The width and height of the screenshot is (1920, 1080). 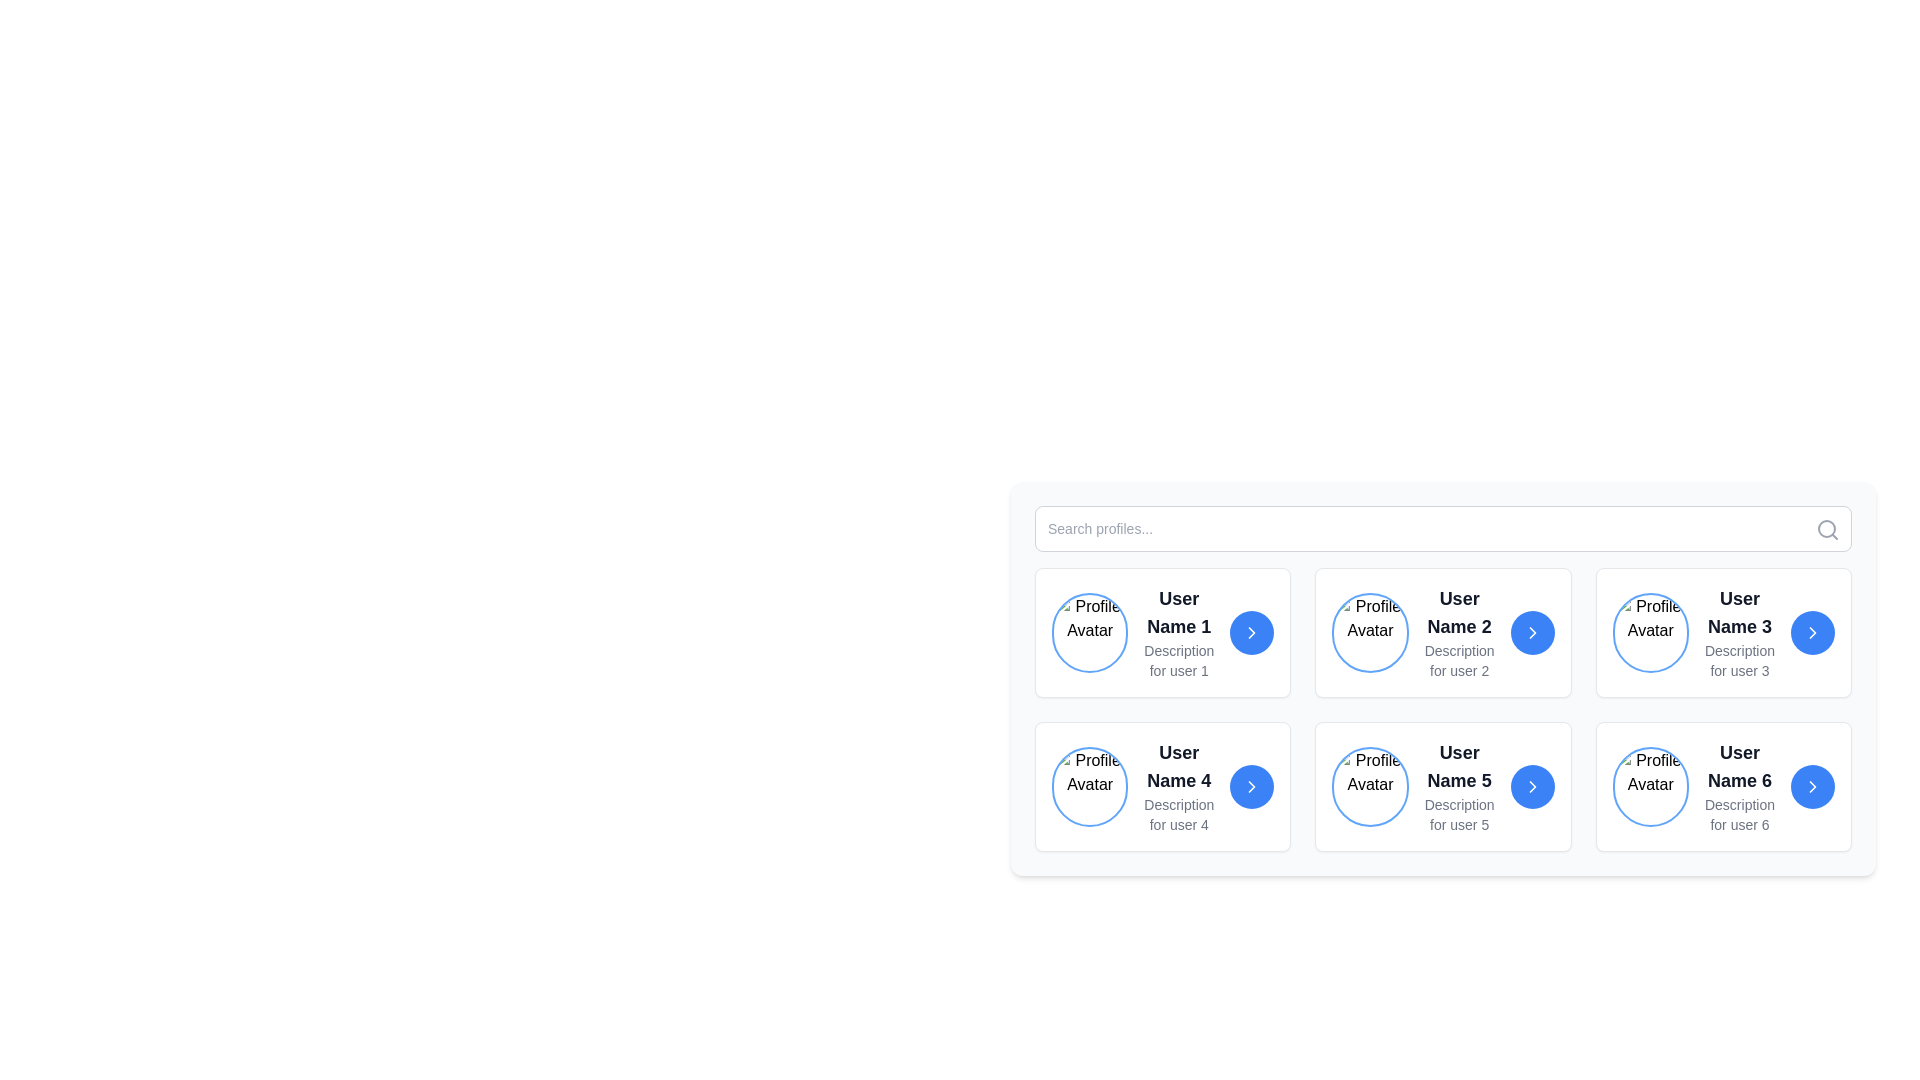 I want to click on the circular image placeholder with the alternative text 'Profile Avatar' located in the sixth card of the grid layout, so click(x=1650, y=785).